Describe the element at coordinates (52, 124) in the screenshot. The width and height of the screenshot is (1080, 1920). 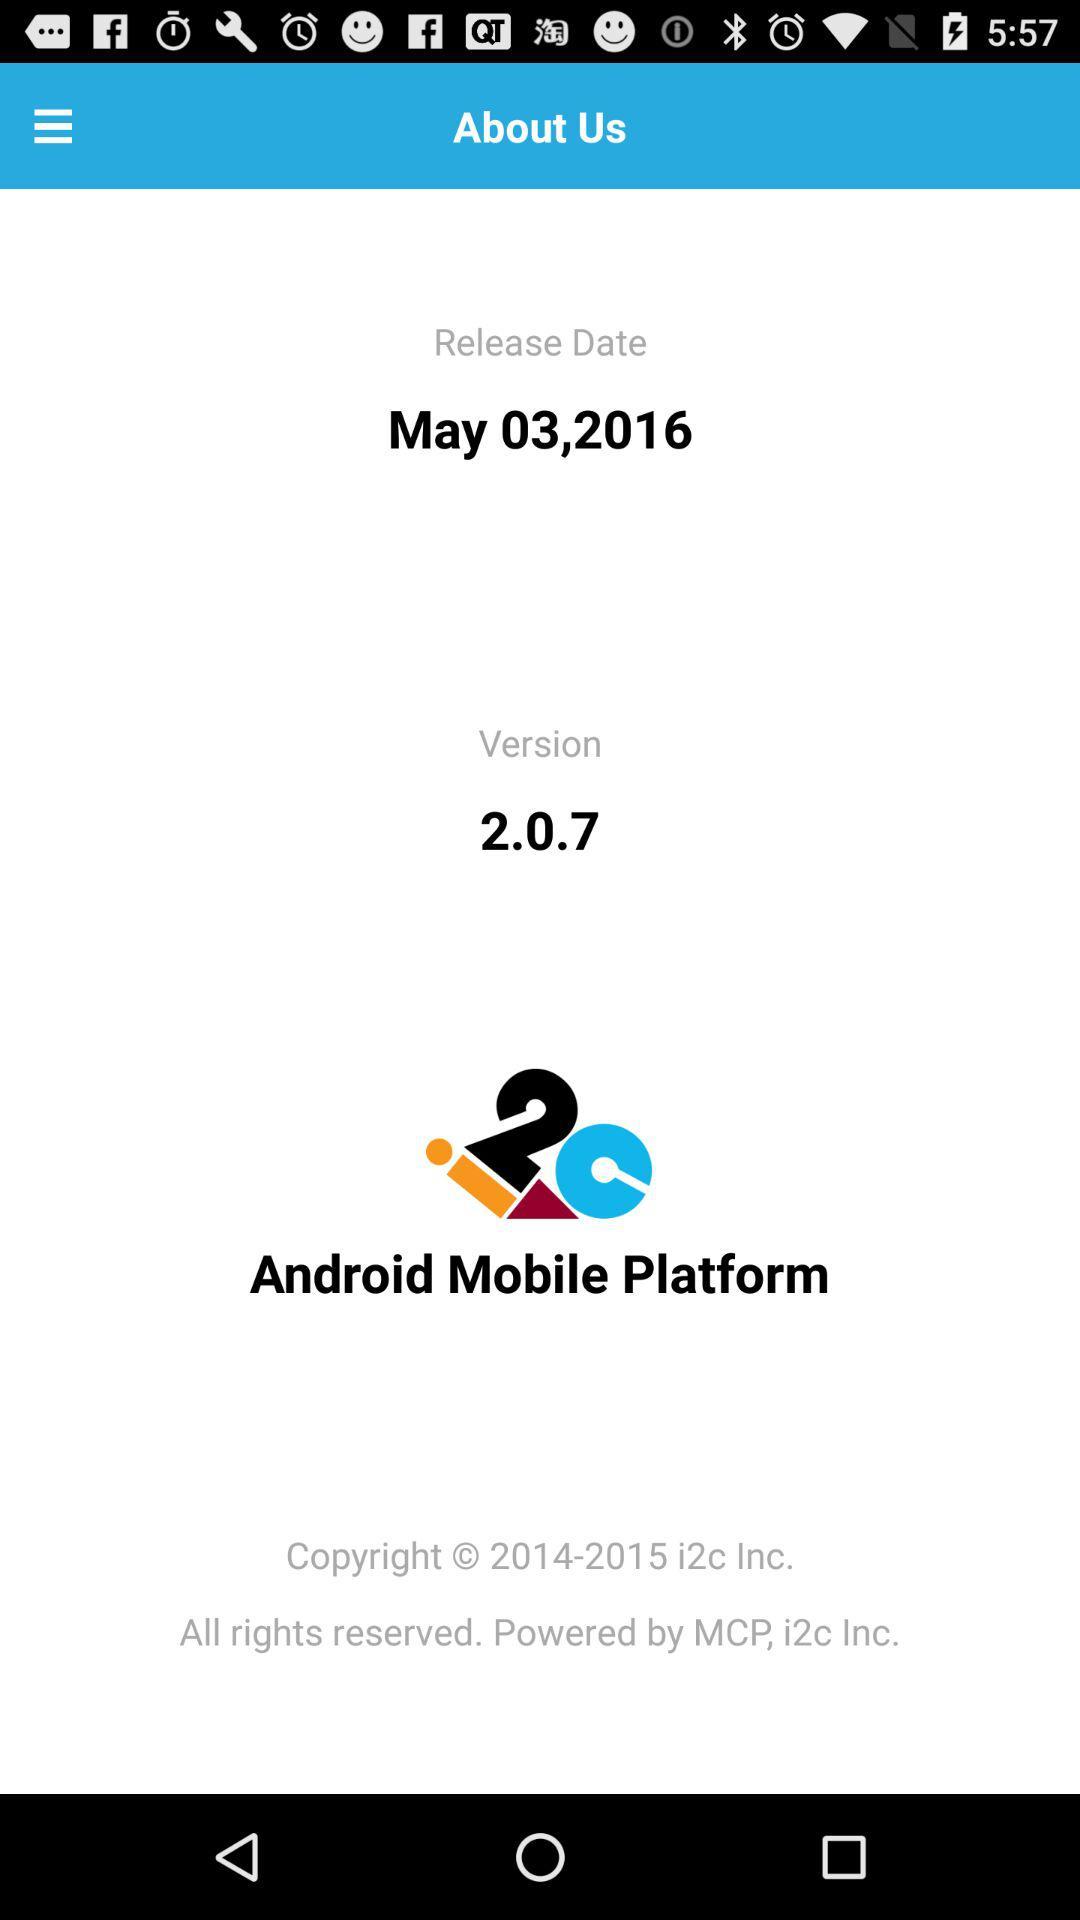
I see `the app to the left of about us icon` at that location.